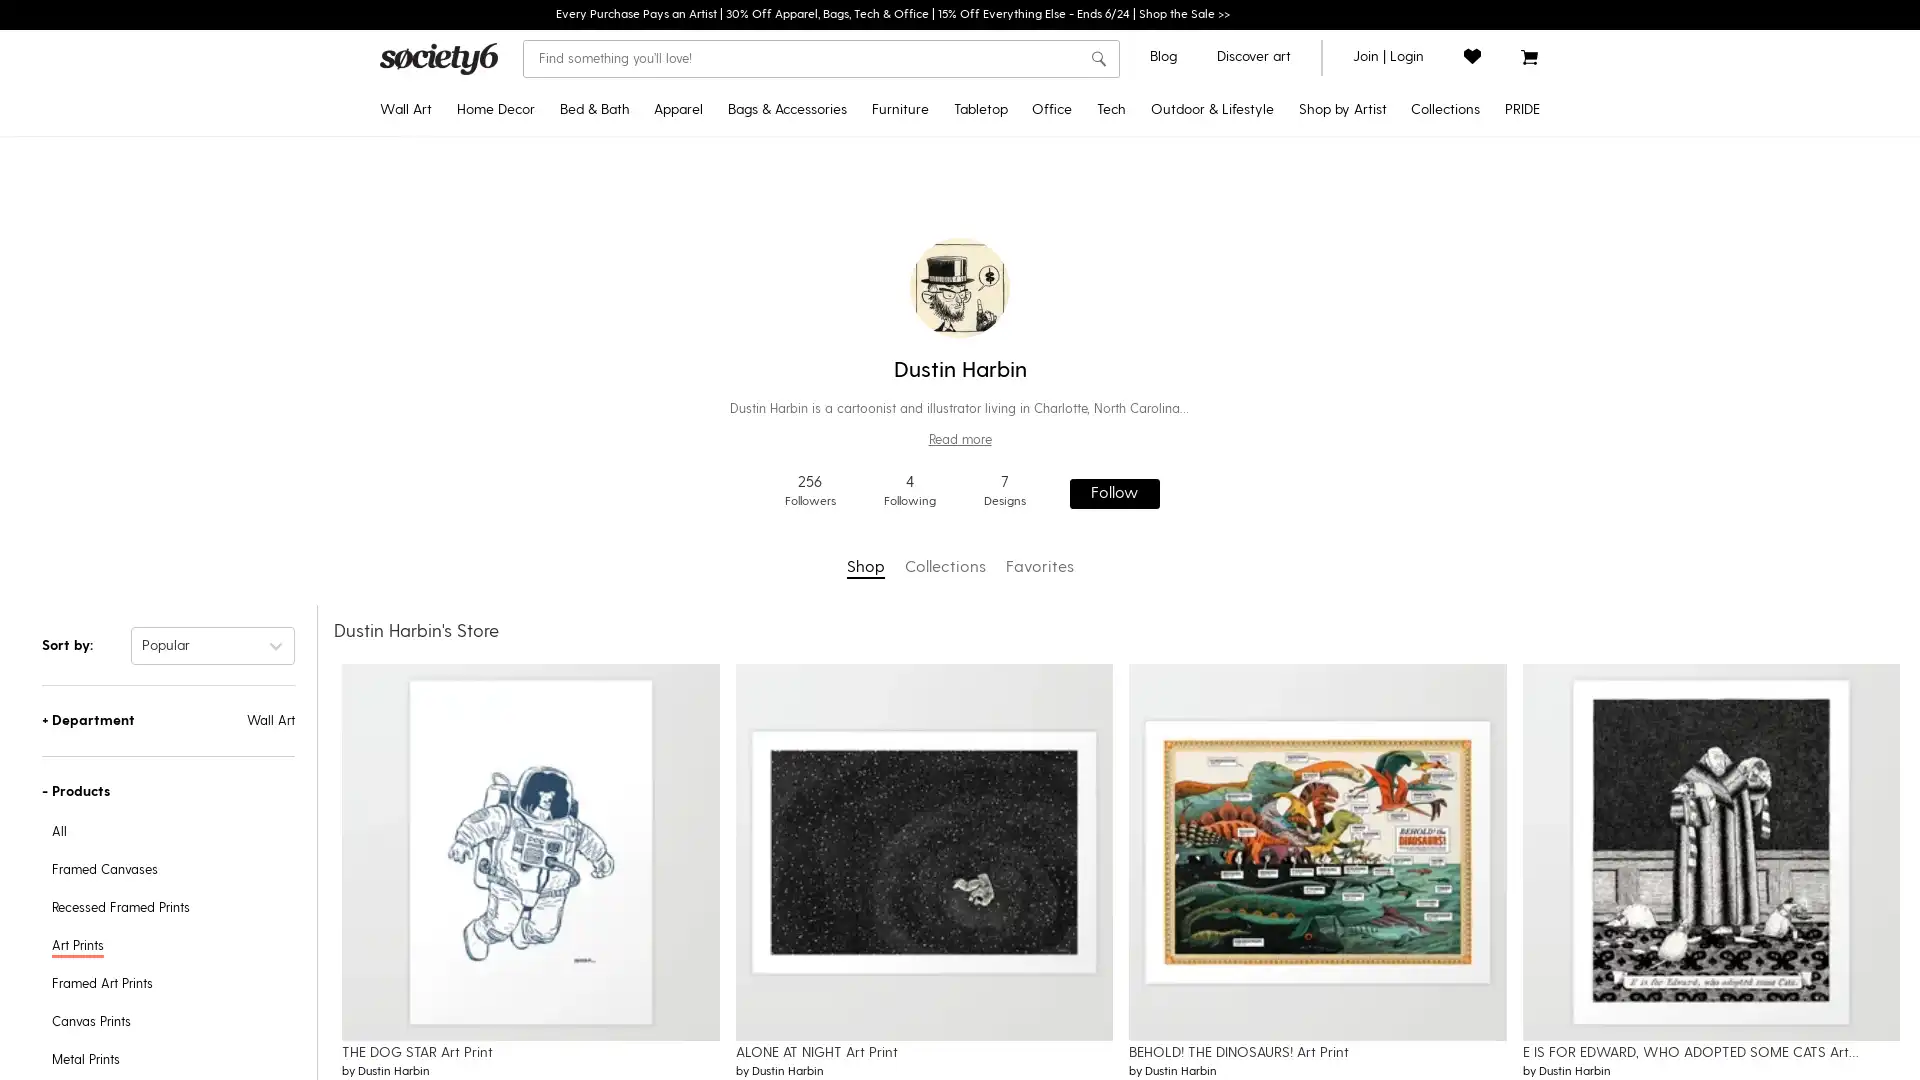  I want to click on Tank Tops, so click(741, 353).